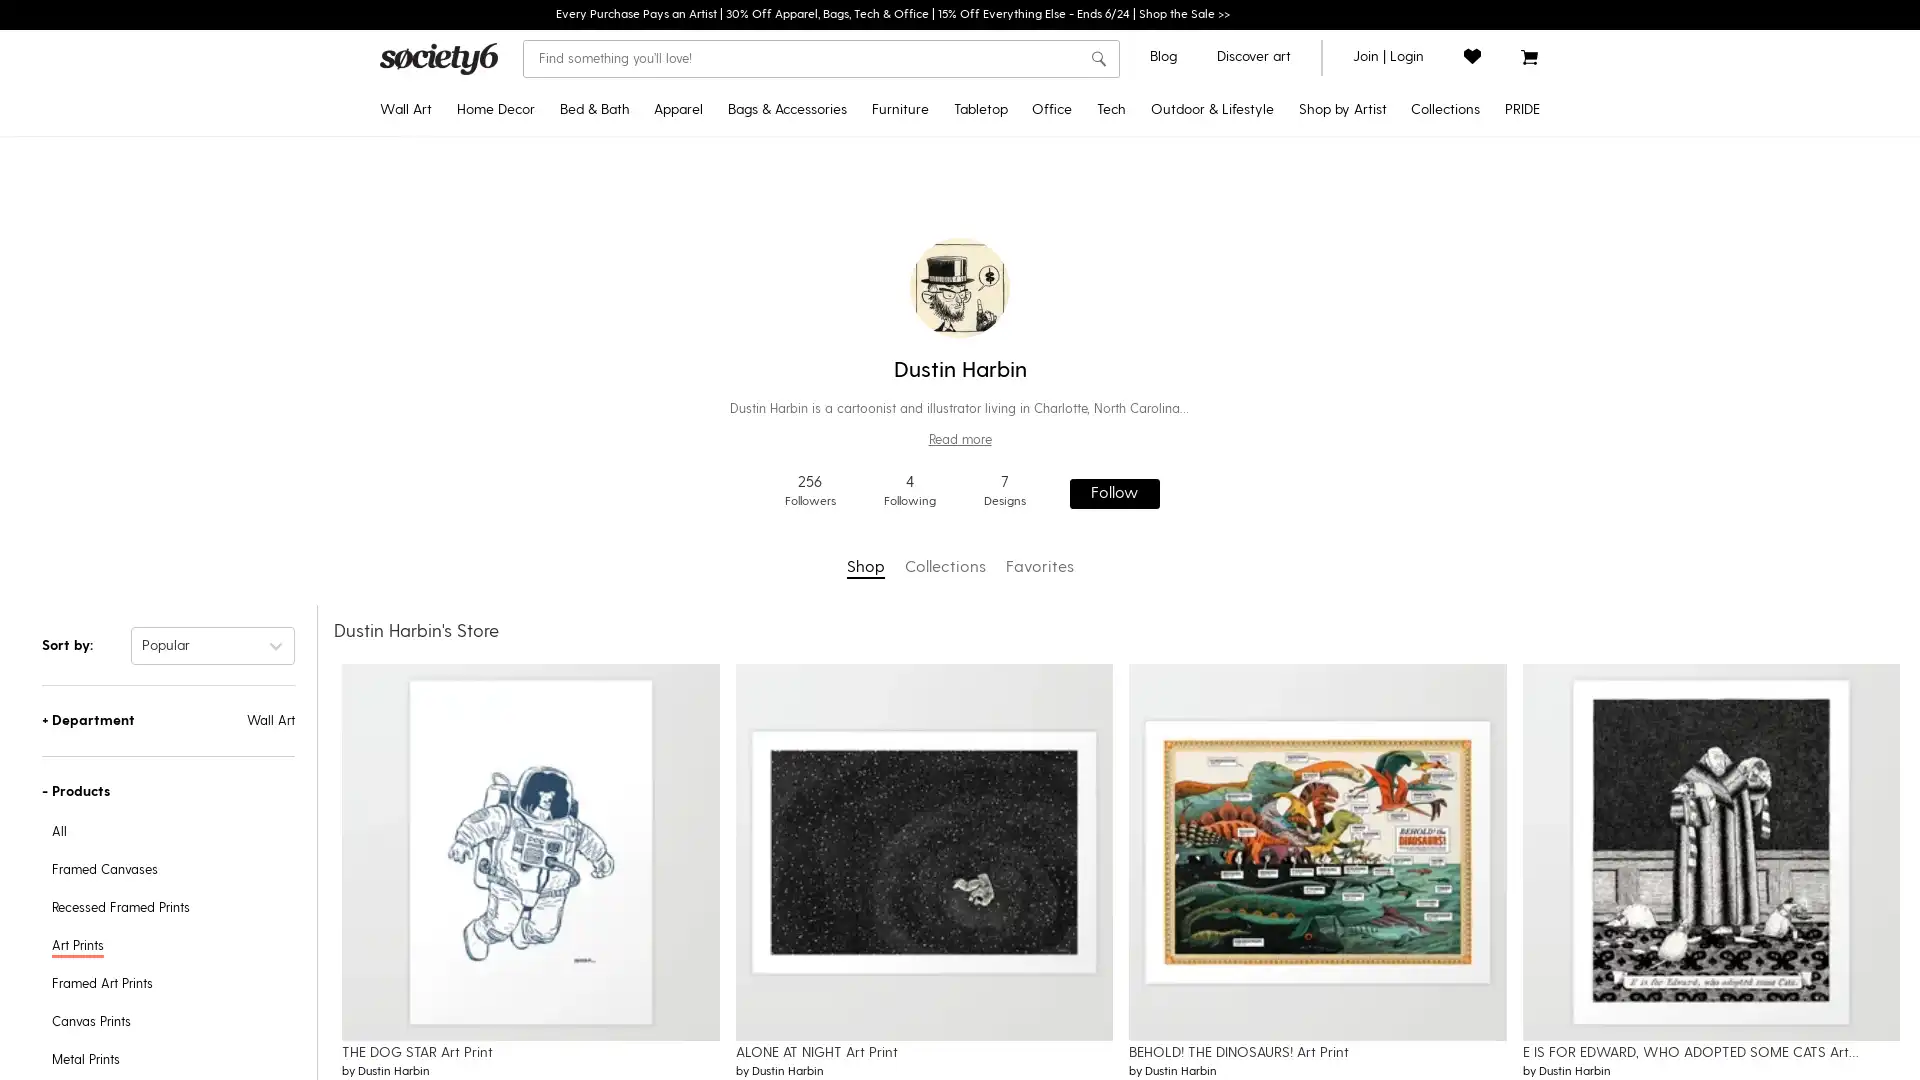  I want to click on Tank Tops, so click(741, 353).